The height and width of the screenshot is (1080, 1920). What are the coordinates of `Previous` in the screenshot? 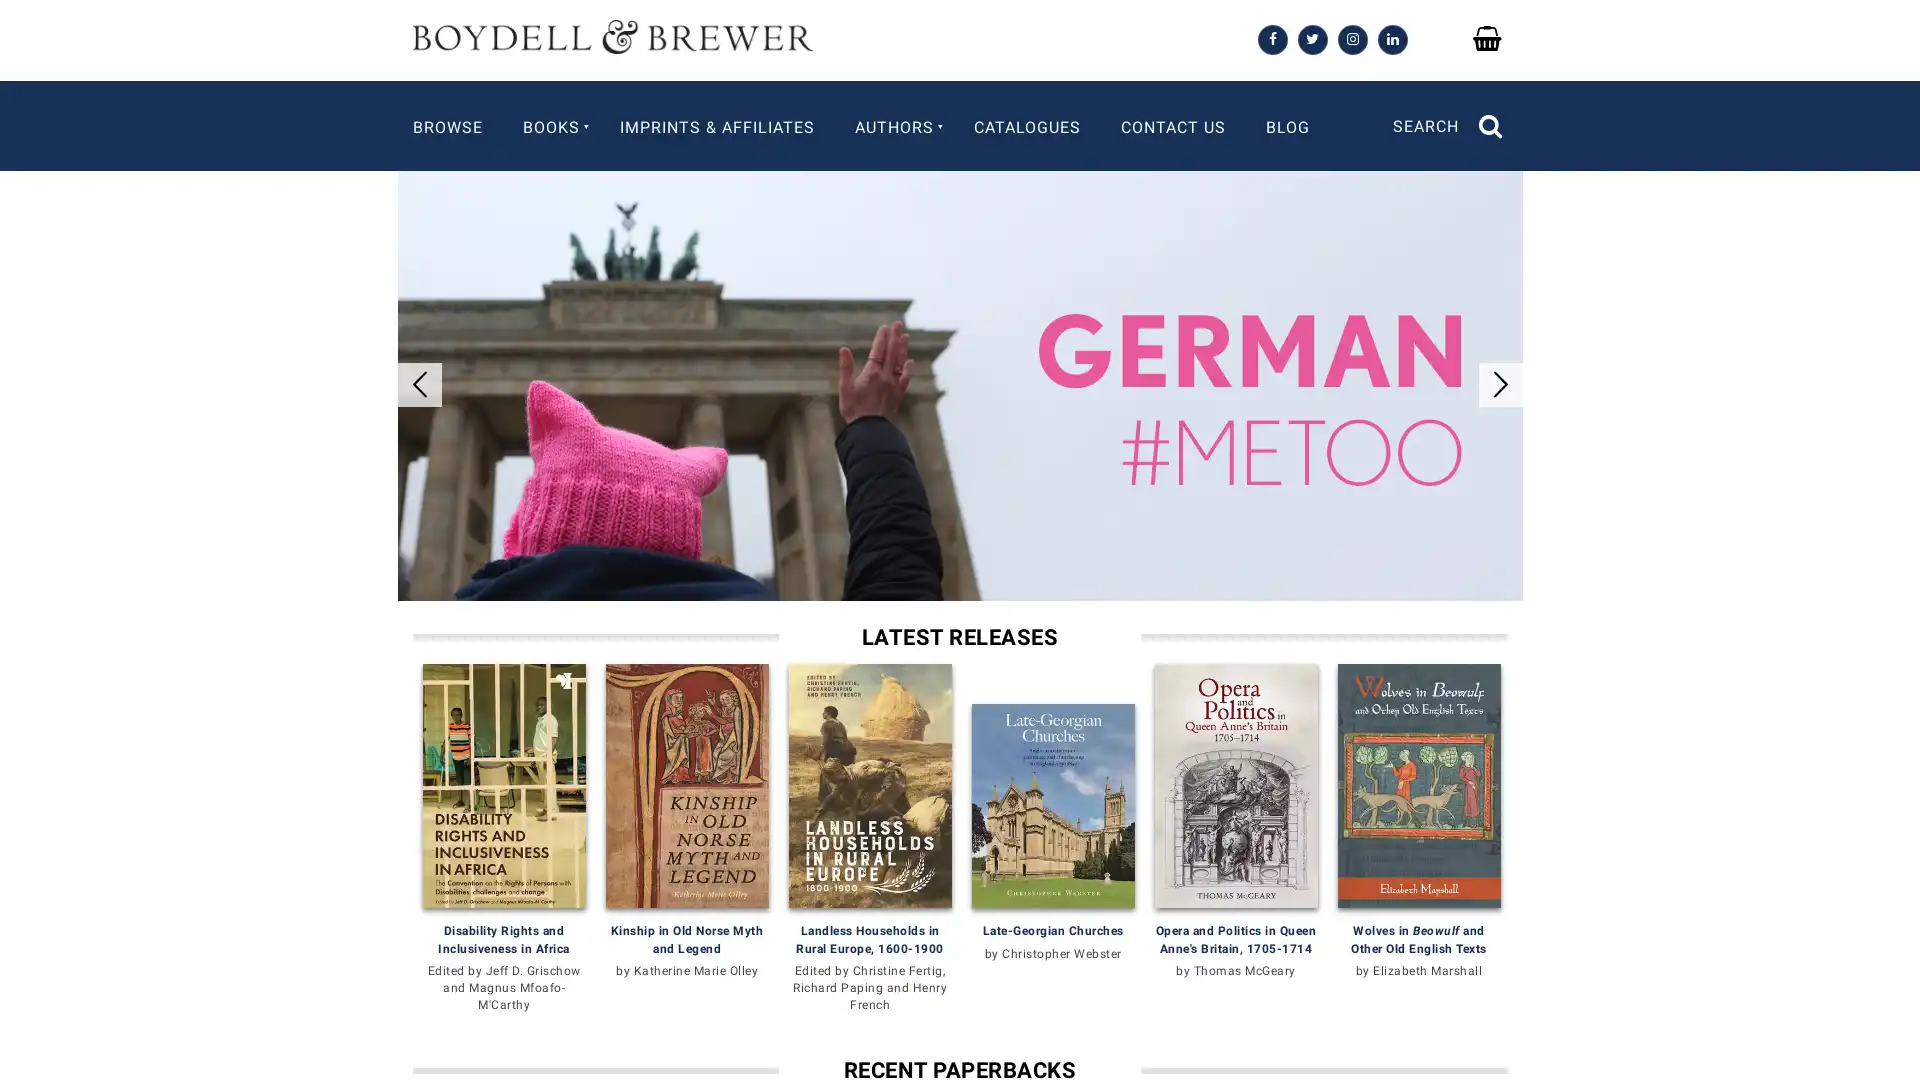 It's located at (417, 353).